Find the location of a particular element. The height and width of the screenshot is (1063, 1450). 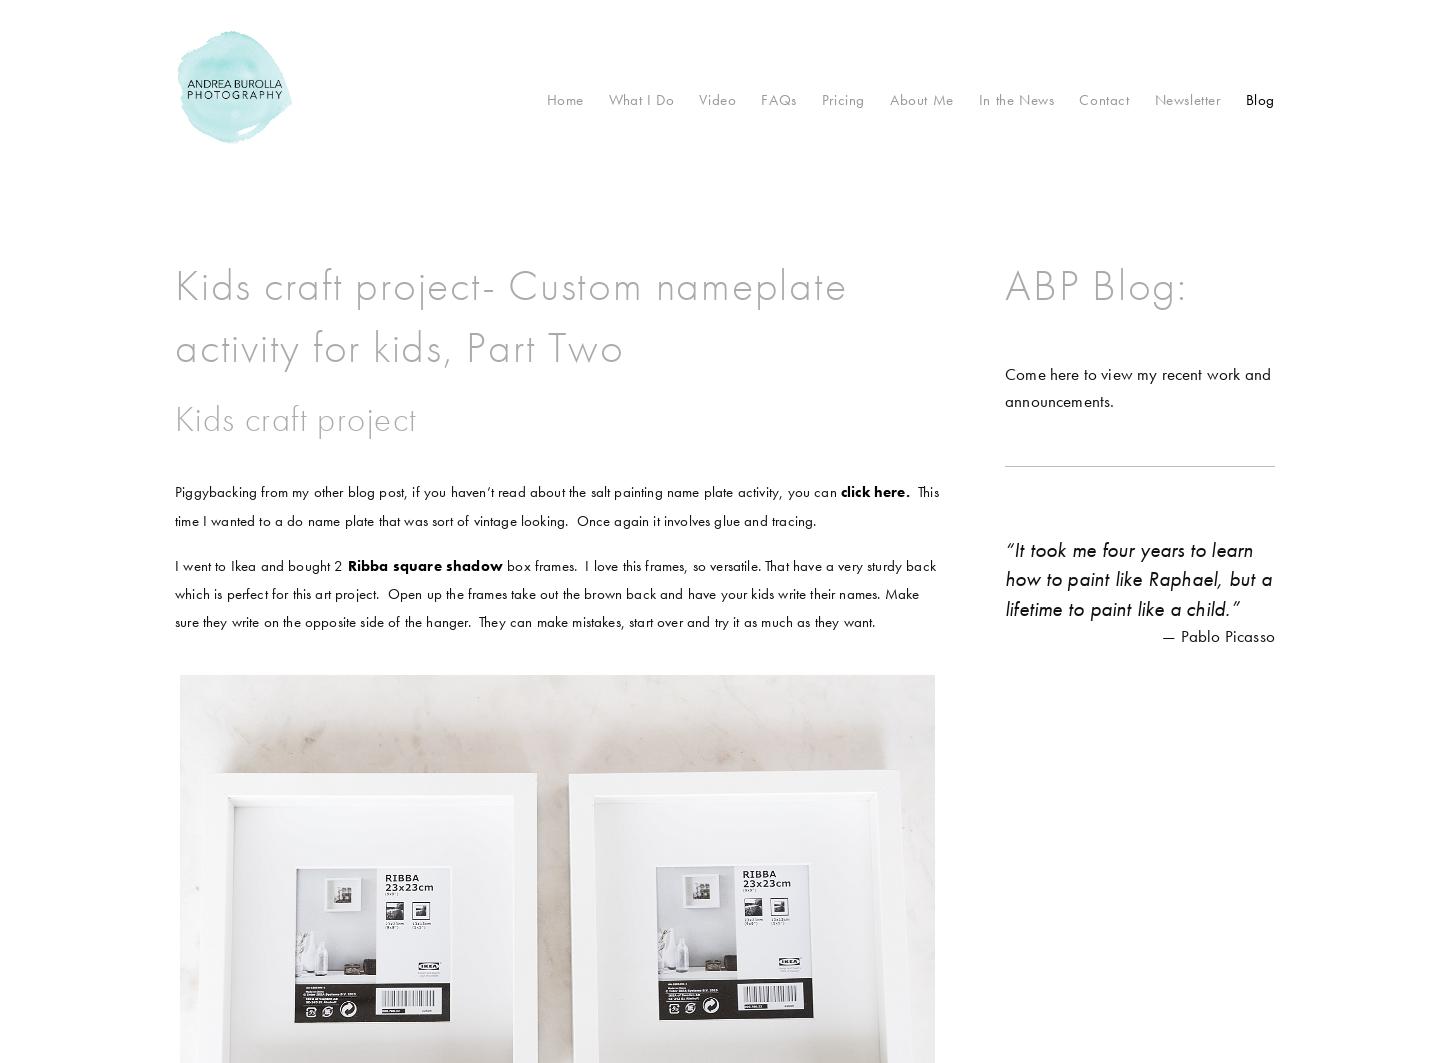

'Kids craft project- Custom nameplate activity for kids, Part Two' is located at coordinates (510, 315).